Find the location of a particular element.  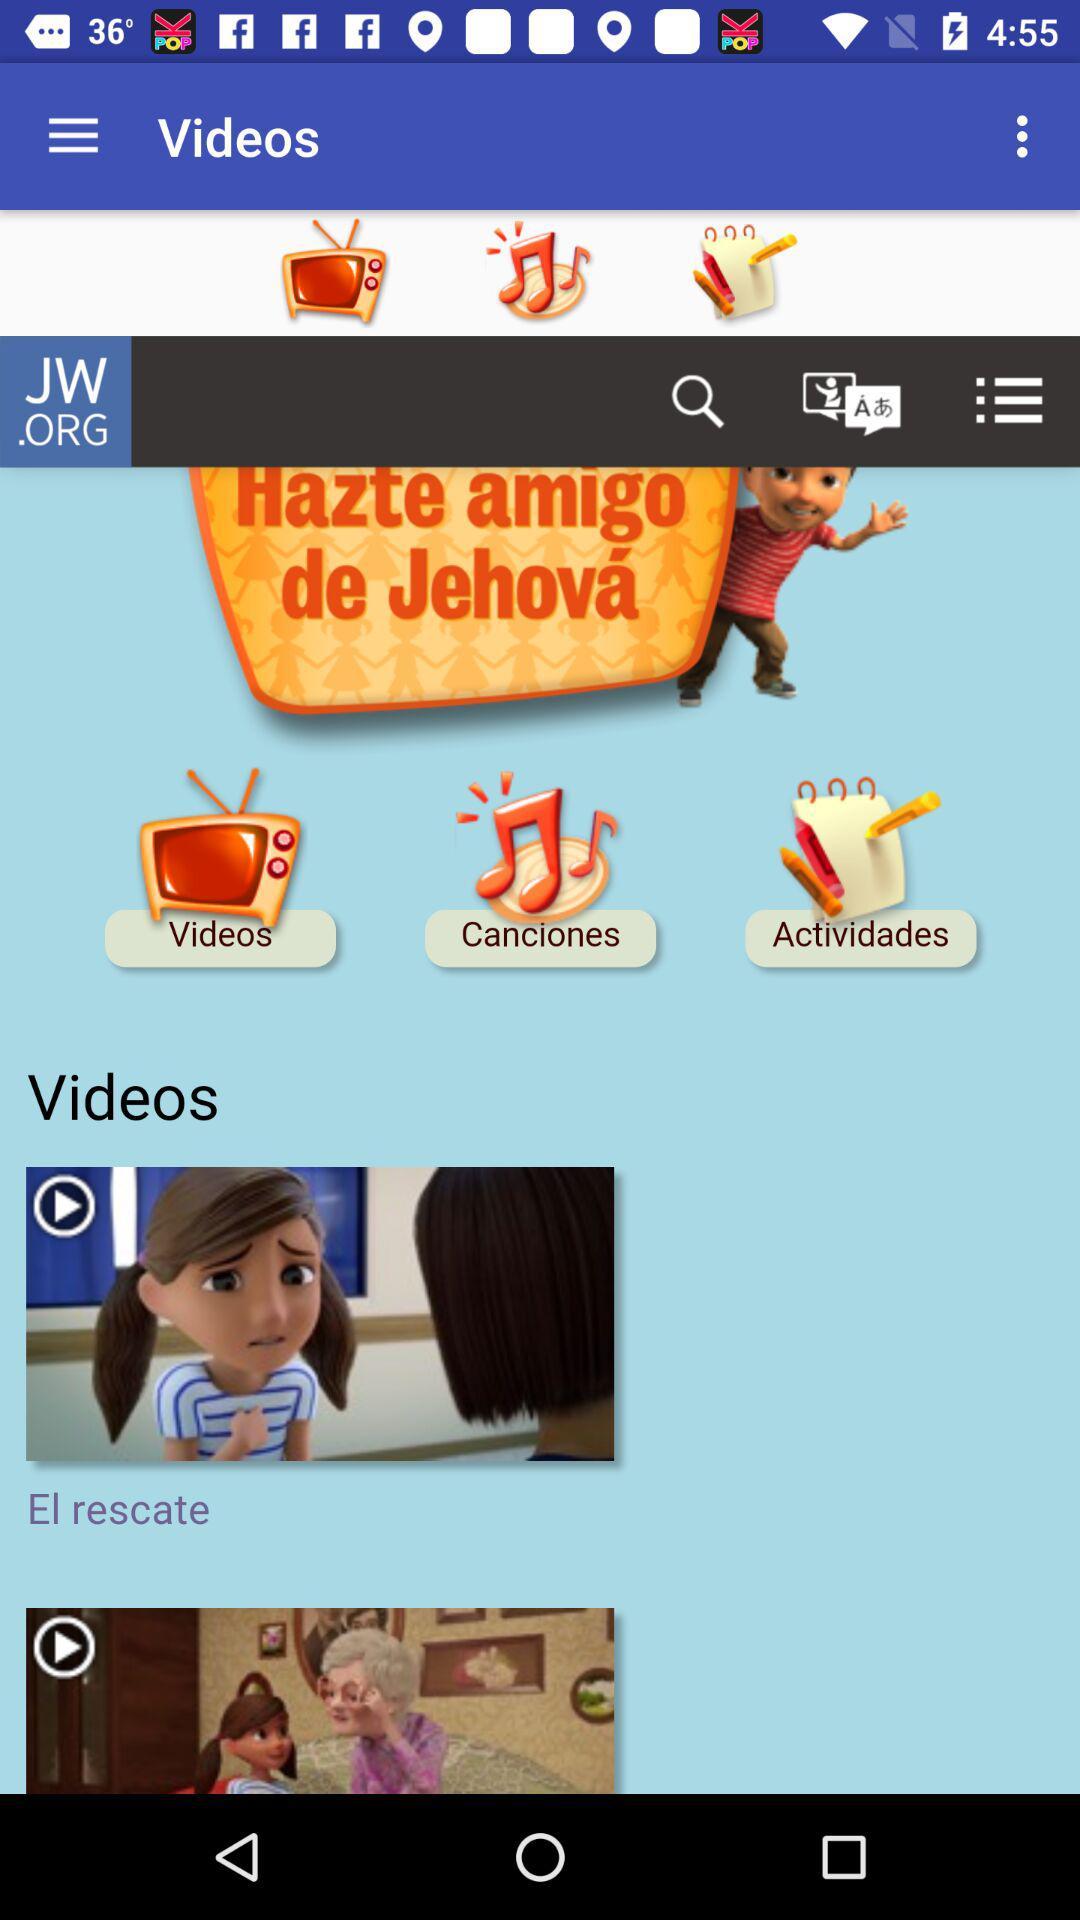

videos button is located at coordinates (374, 272).